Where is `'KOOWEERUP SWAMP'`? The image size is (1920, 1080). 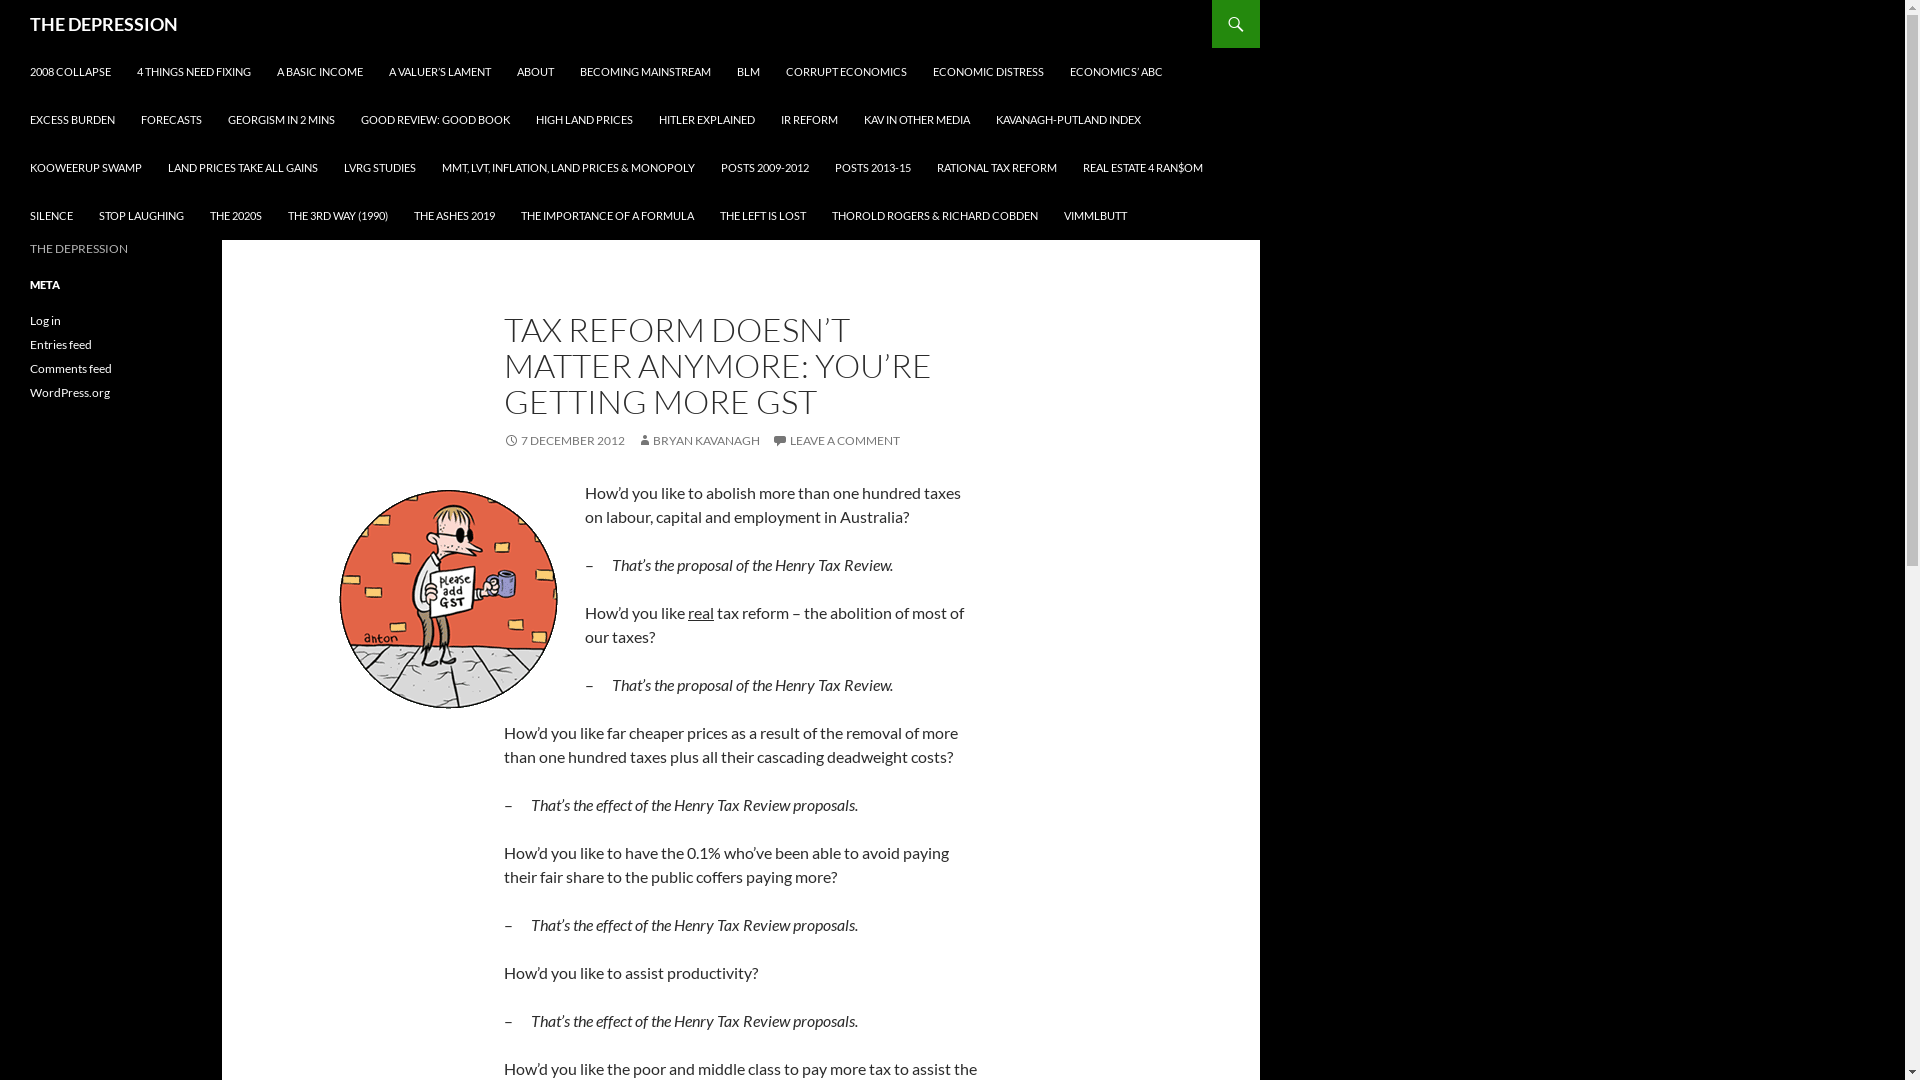
'KOOWEERUP SWAMP' is located at coordinates (85, 167).